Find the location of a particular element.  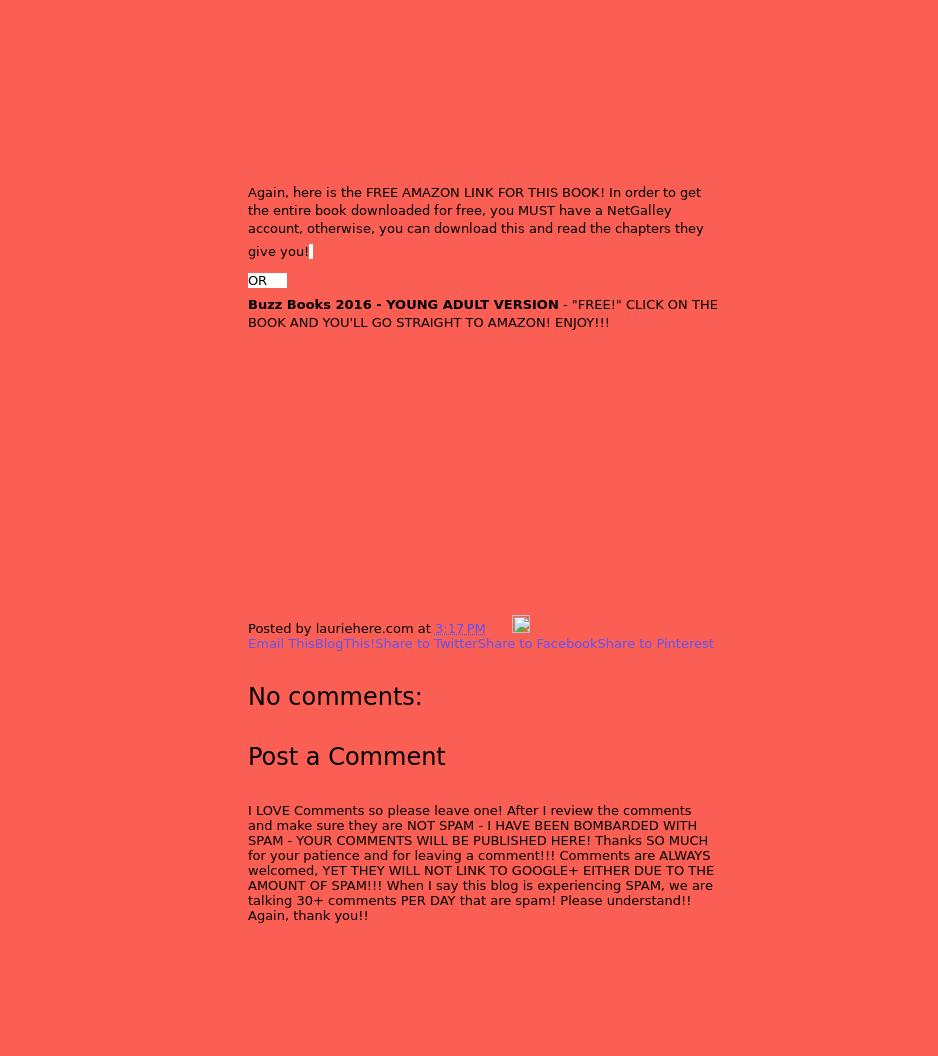

'Share to Twitter' is located at coordinates (426, 642).